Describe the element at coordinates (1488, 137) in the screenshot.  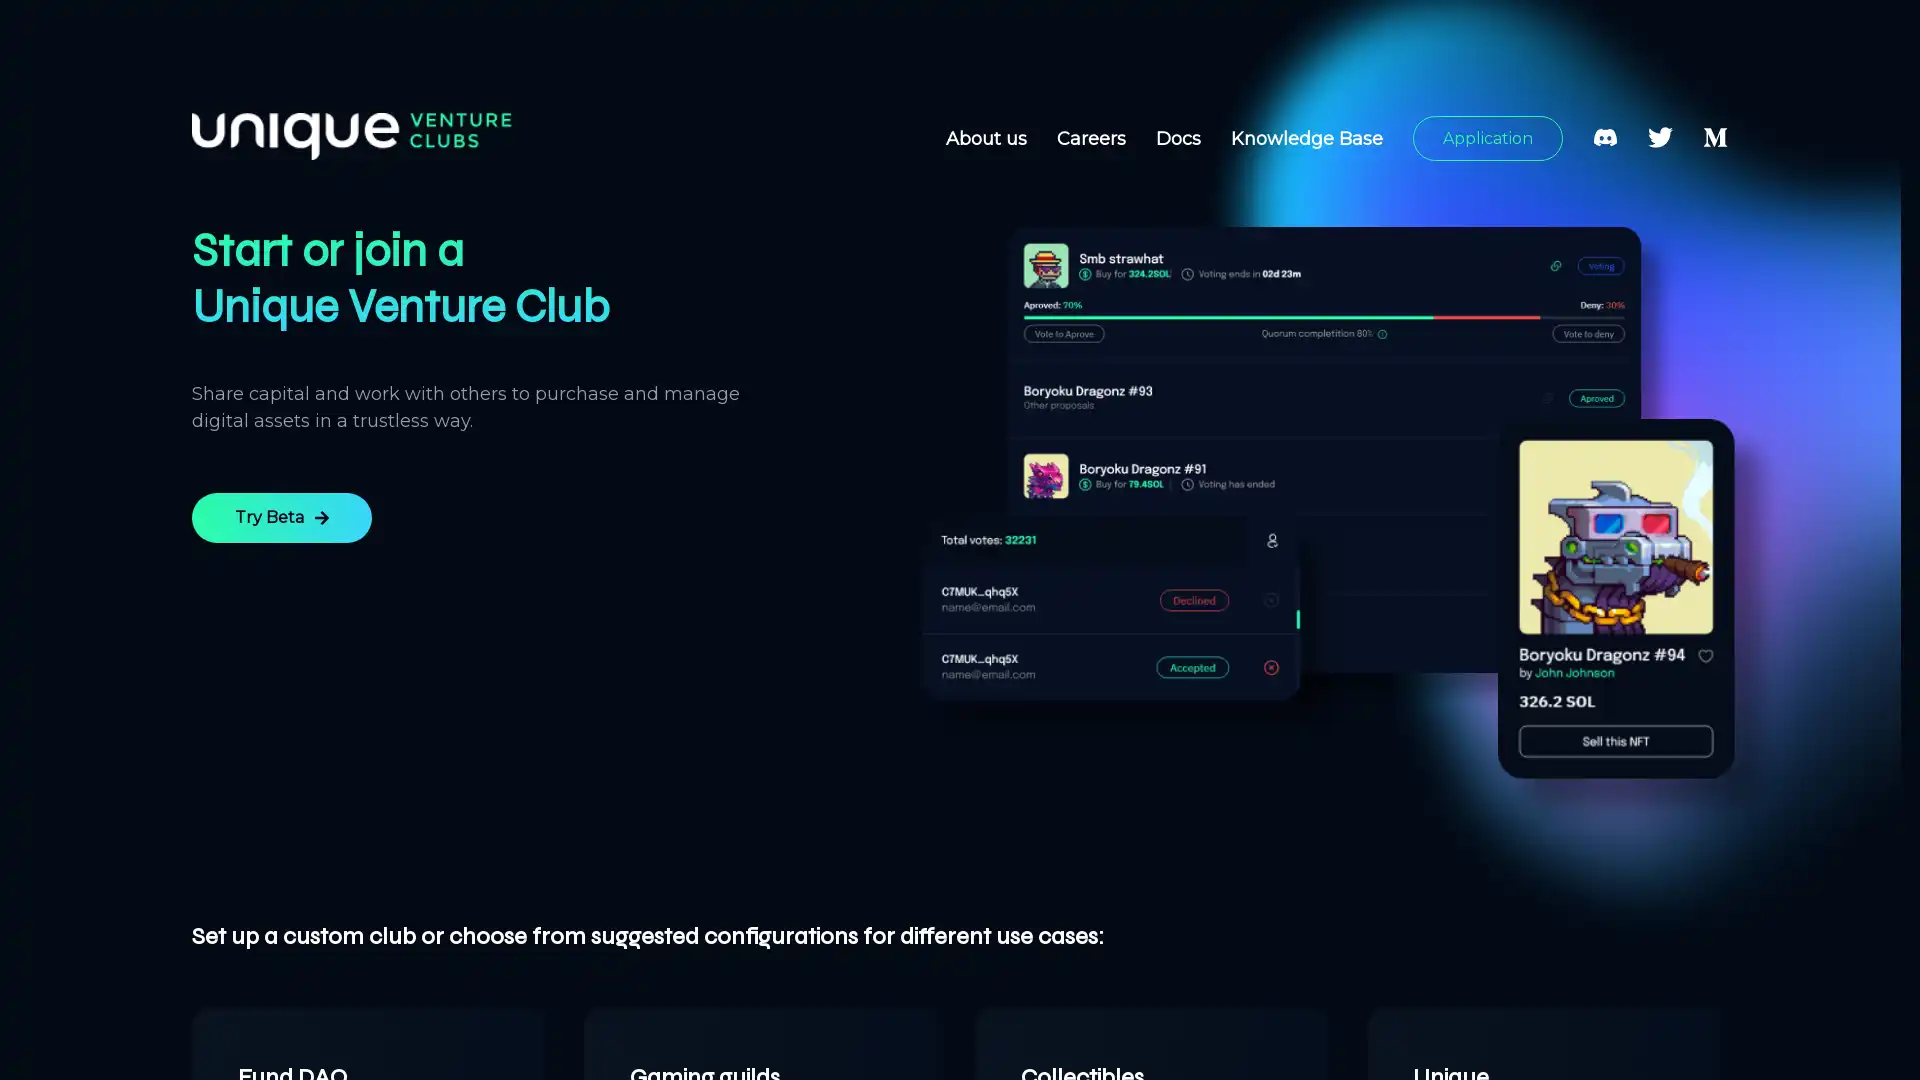
I see `Application` at that location.